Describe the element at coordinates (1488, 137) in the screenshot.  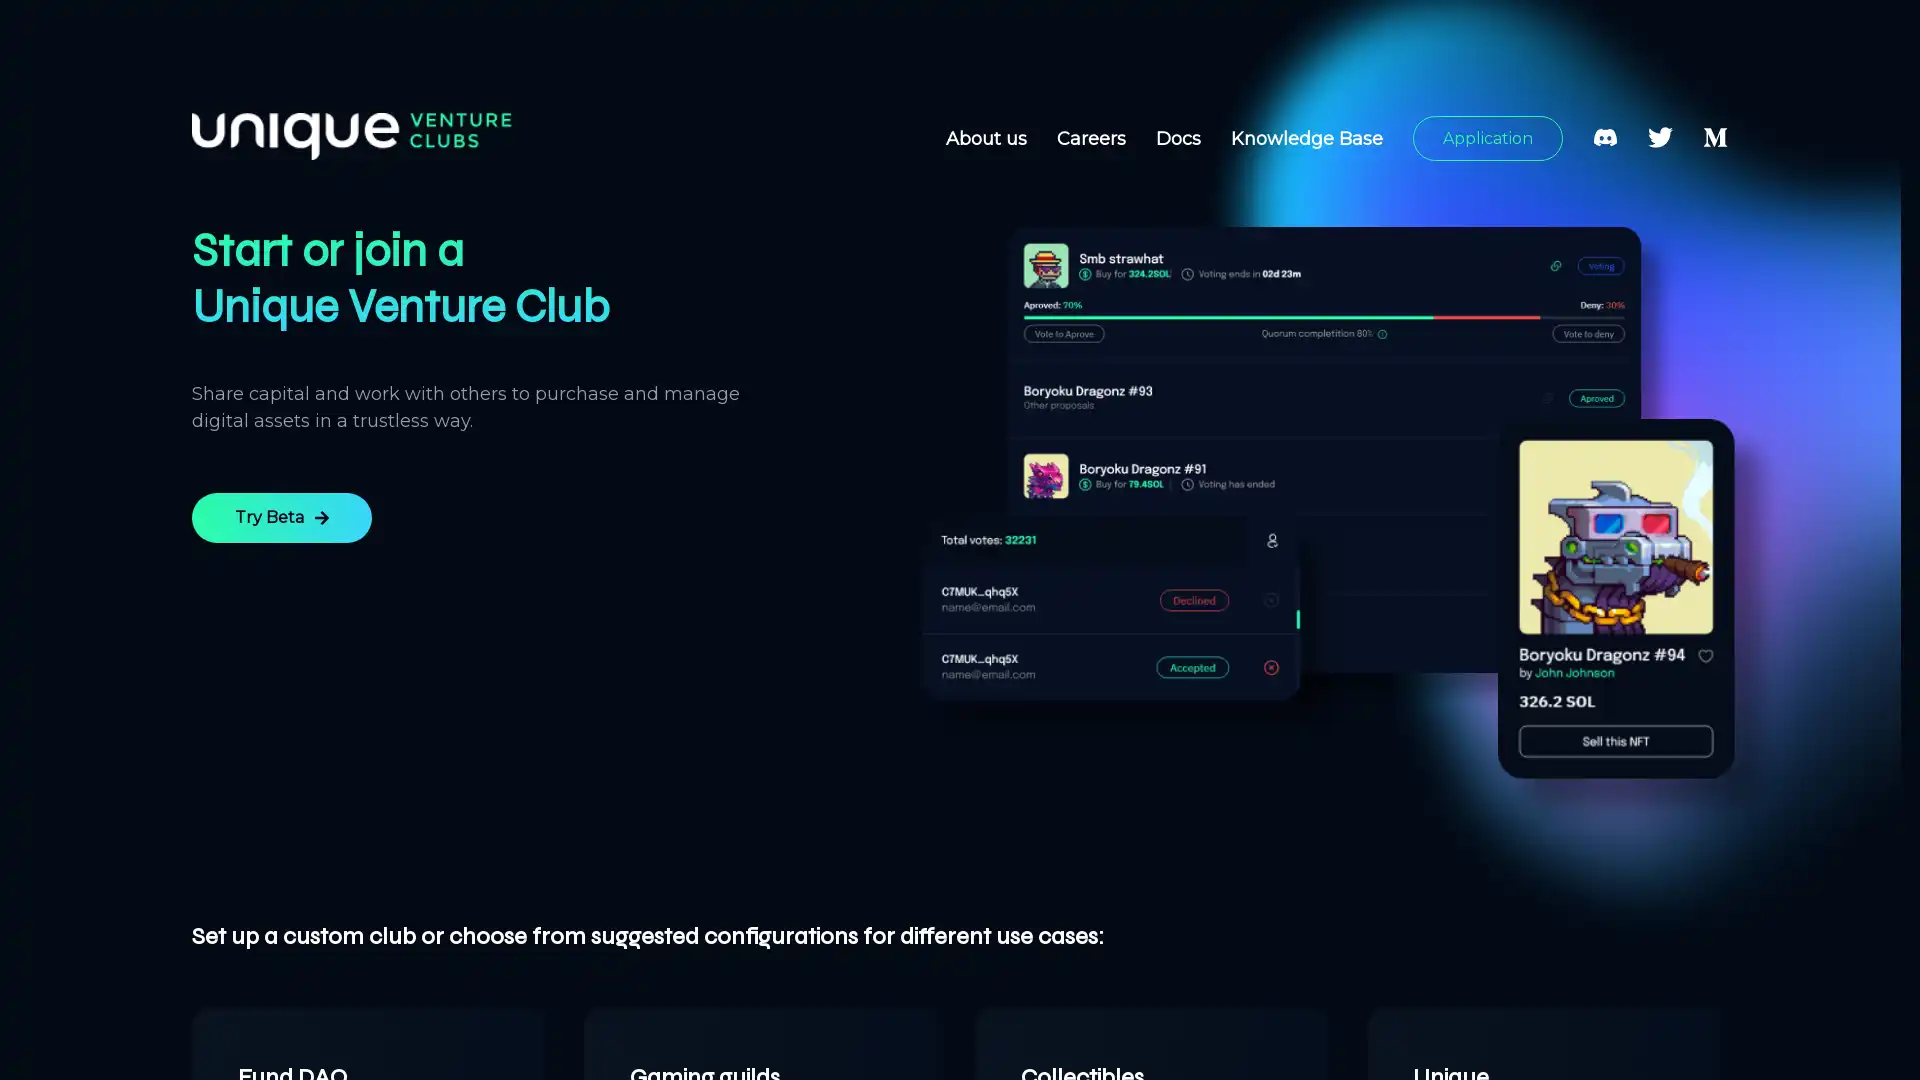
I see `Application` at that location.